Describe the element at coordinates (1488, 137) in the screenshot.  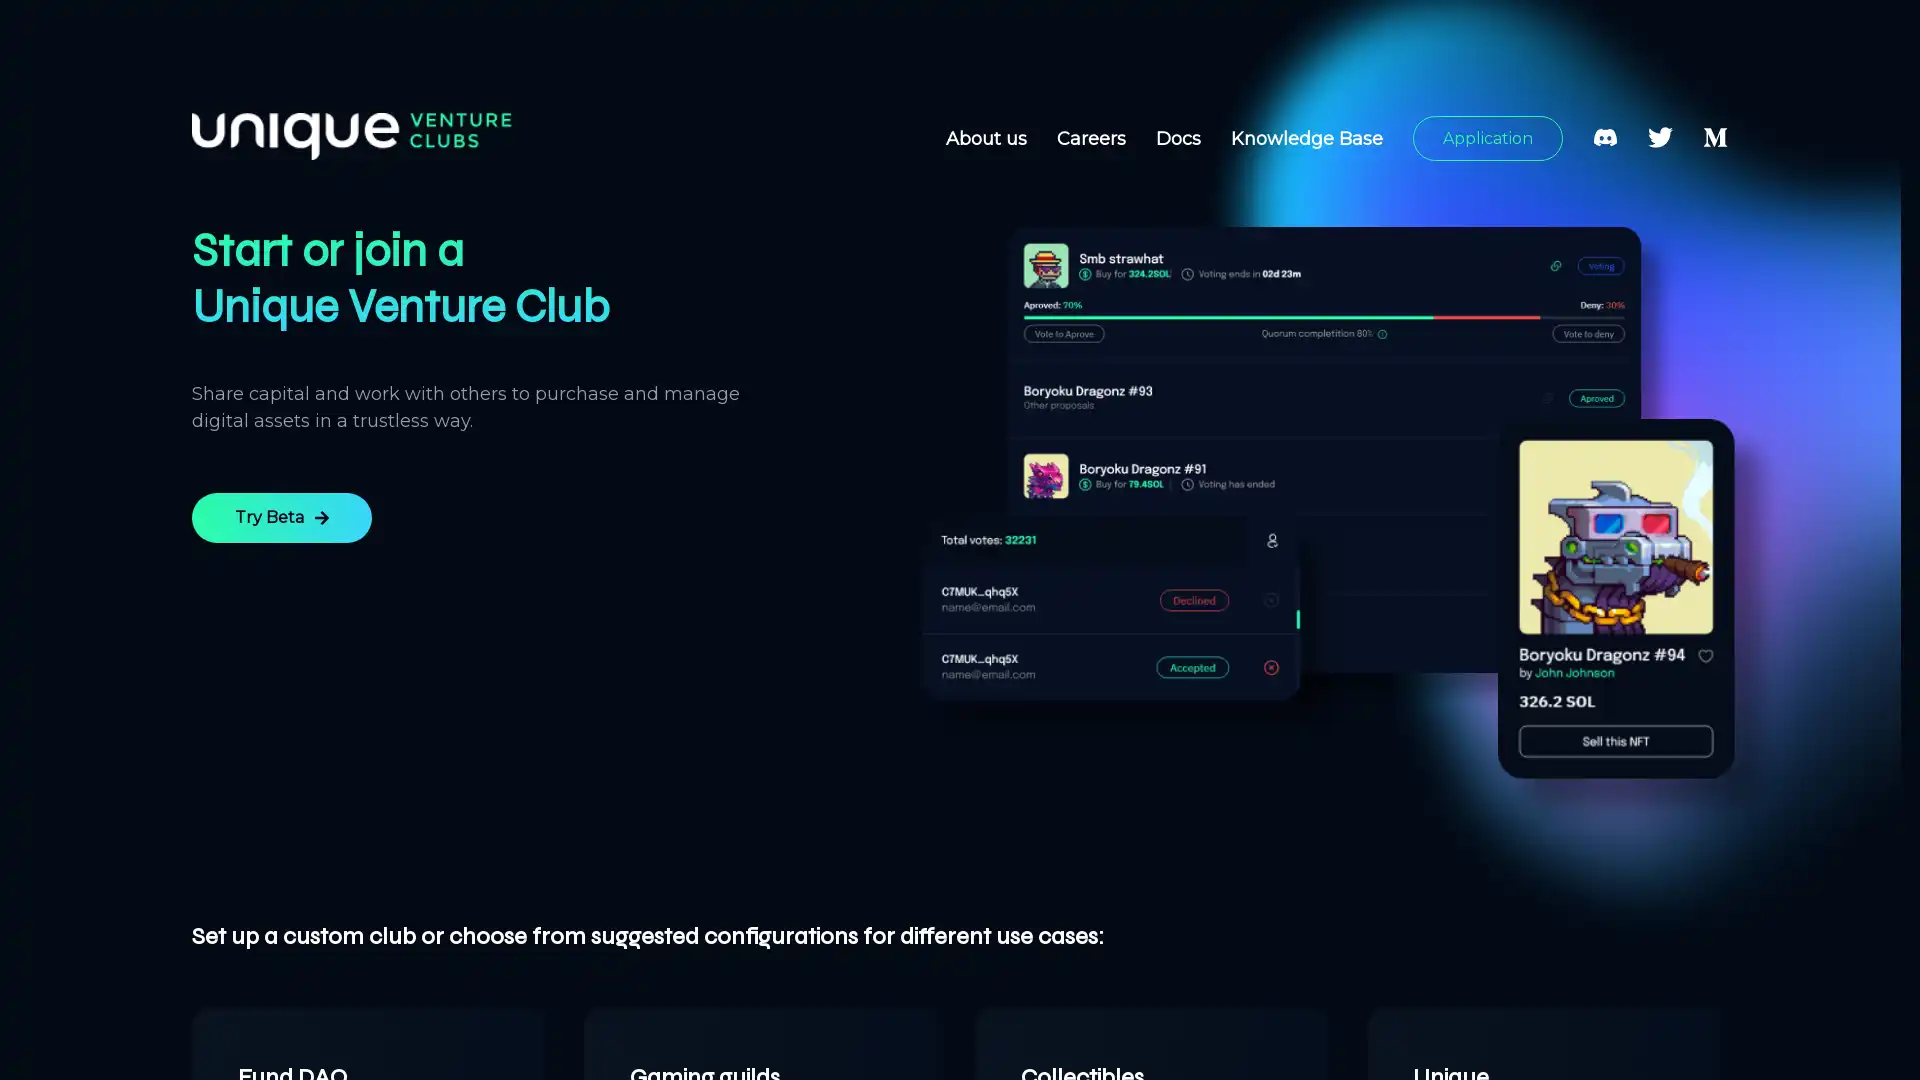
I see `Application` at that location.